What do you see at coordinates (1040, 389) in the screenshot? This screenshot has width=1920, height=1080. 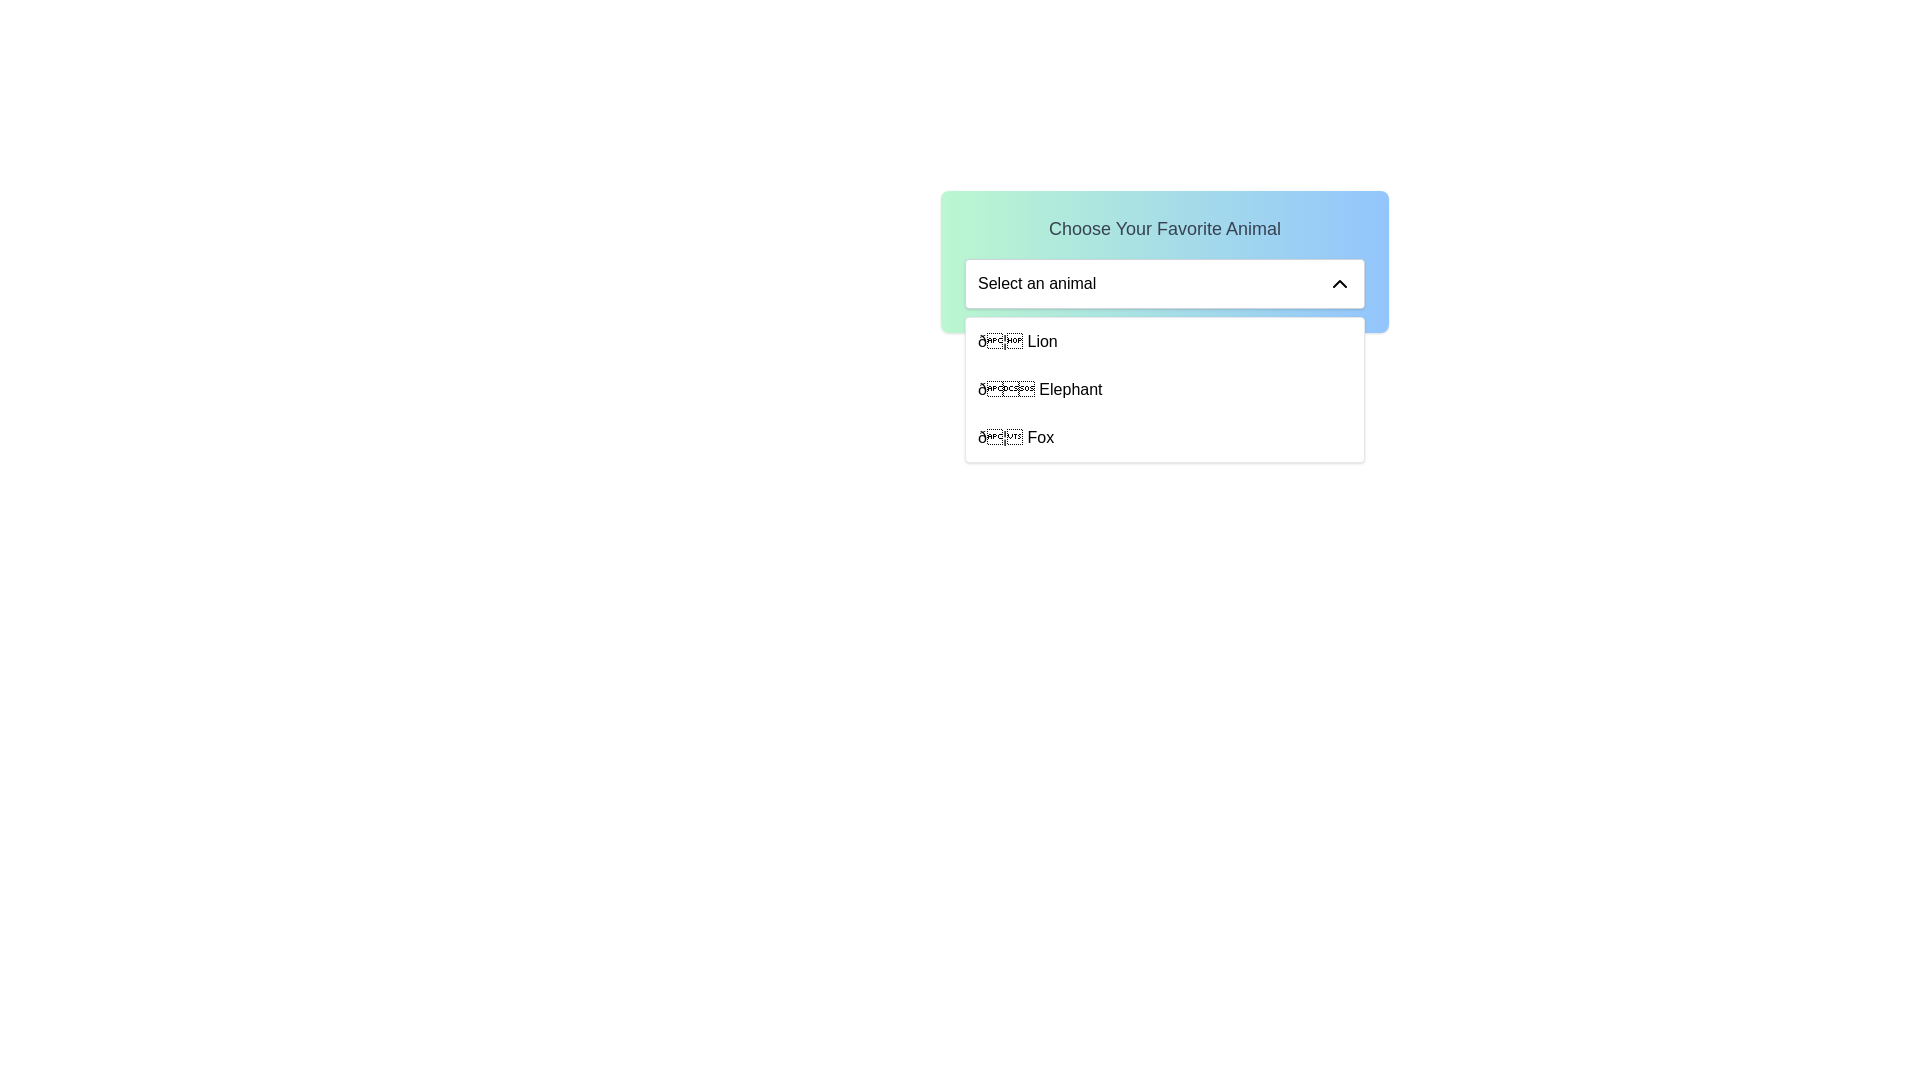 I see `to select the dropdown menu option labeled '🐘 Elephant', which is the second option in the list under 'Choose Your Favorite Animal'` at bounding box center [1040, 389].